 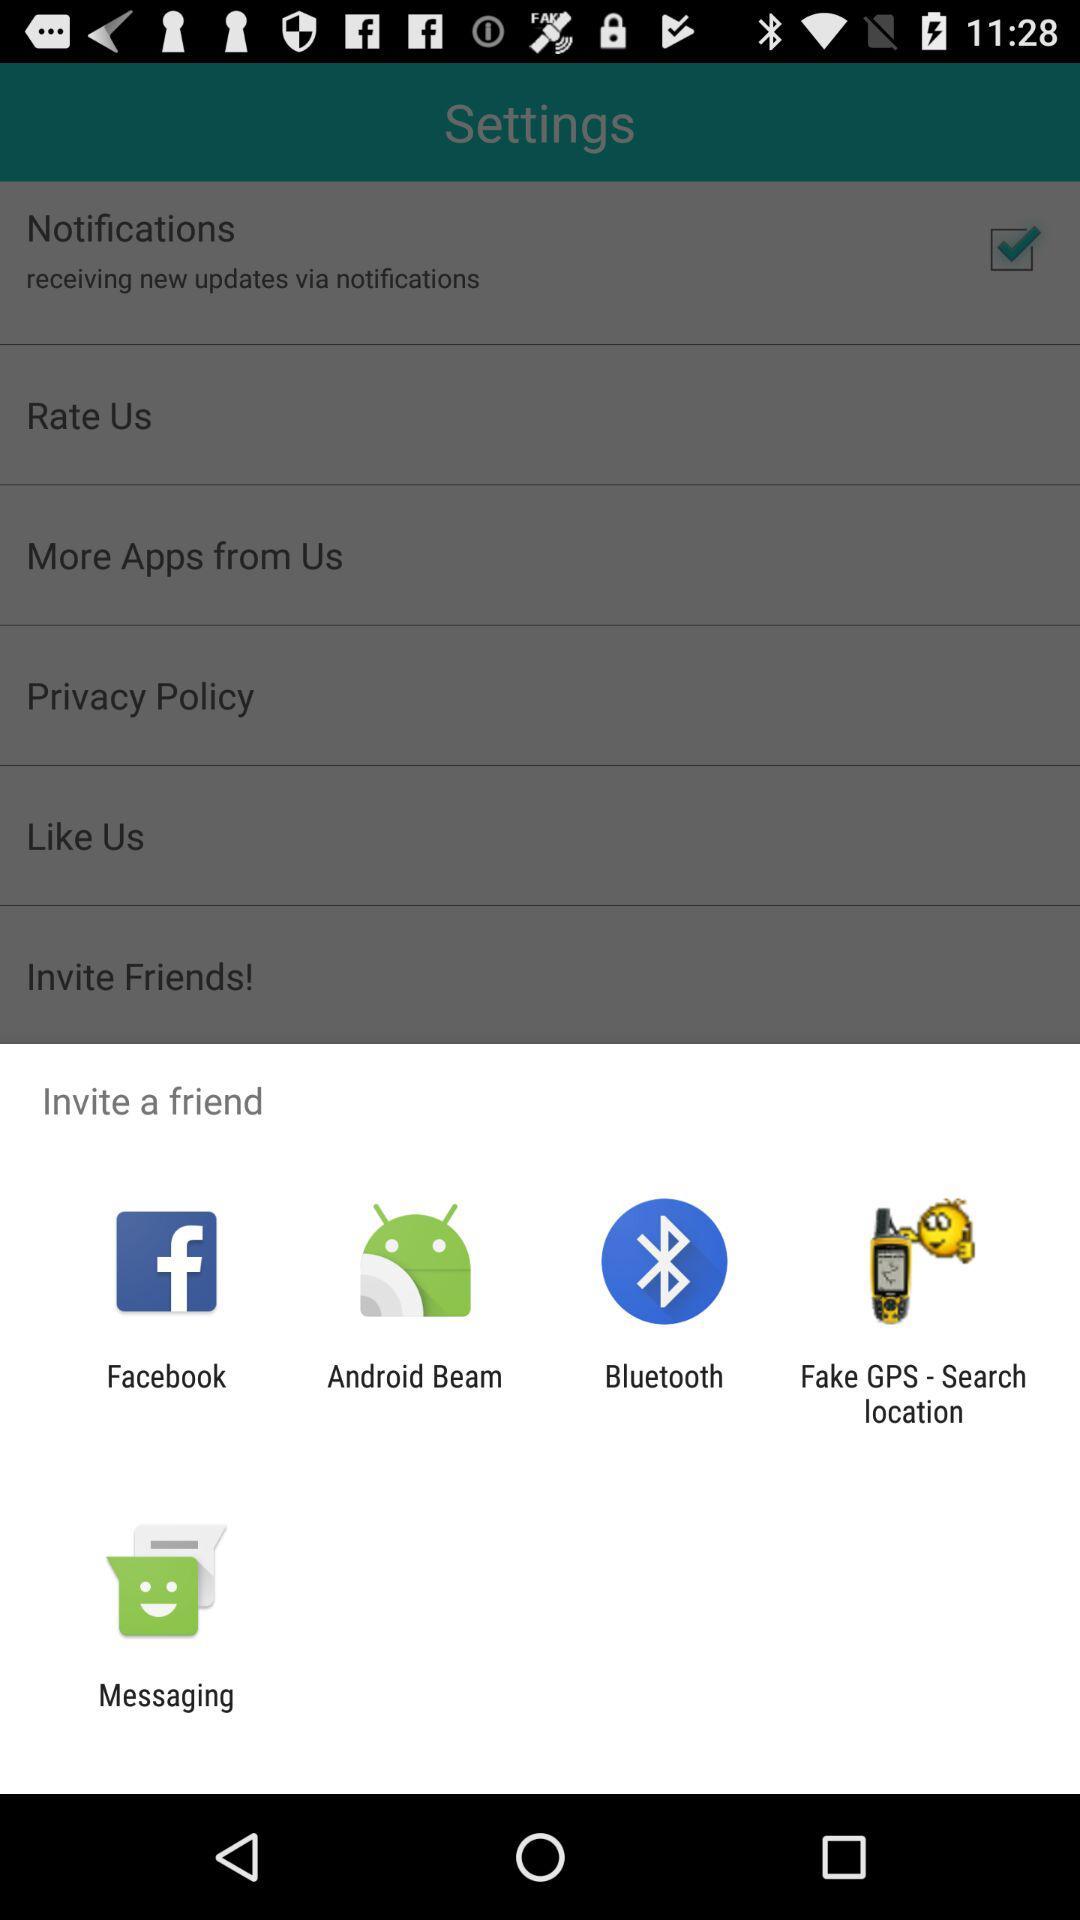 What do you see at coordinates (664, 1392) in the screenshot?
I see `bluetooth icon` at bounding box center [664, 1392].